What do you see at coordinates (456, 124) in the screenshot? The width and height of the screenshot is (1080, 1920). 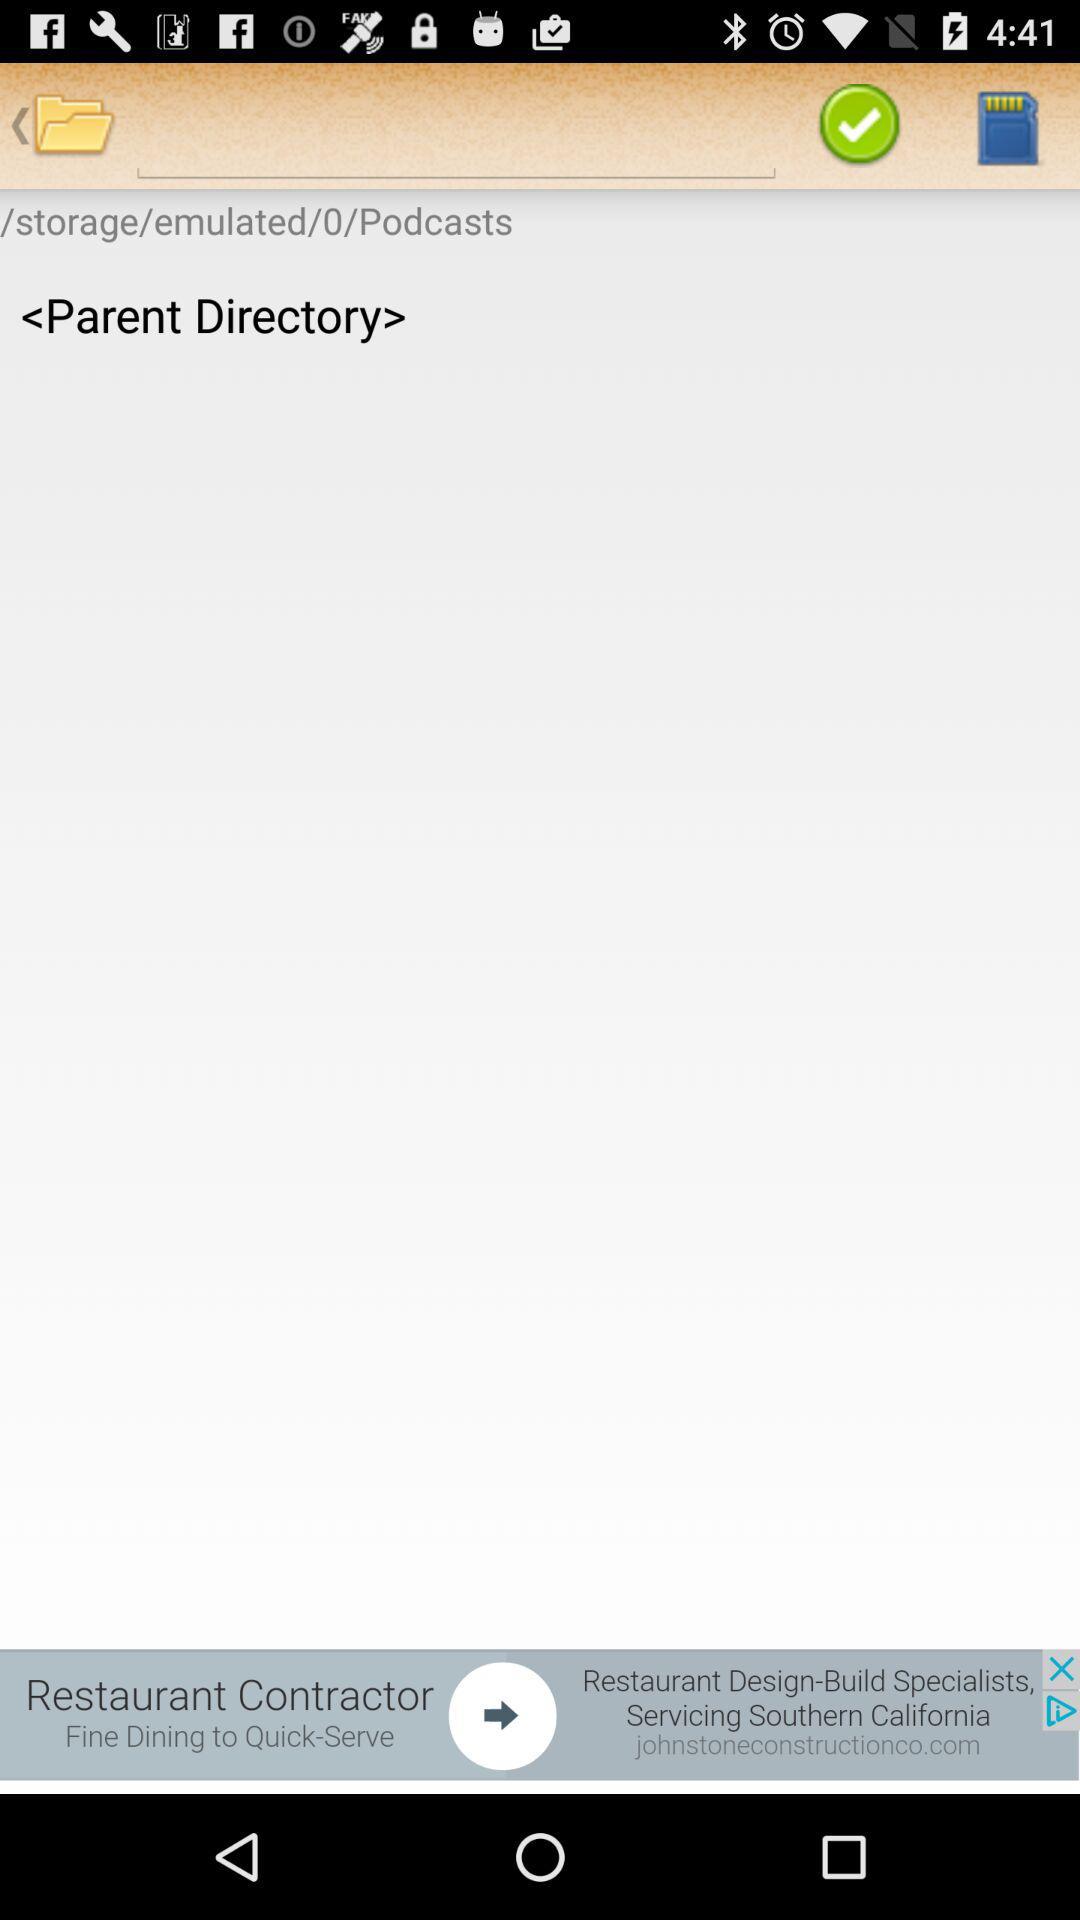 I see `search section` at bounding box center [456, 124].